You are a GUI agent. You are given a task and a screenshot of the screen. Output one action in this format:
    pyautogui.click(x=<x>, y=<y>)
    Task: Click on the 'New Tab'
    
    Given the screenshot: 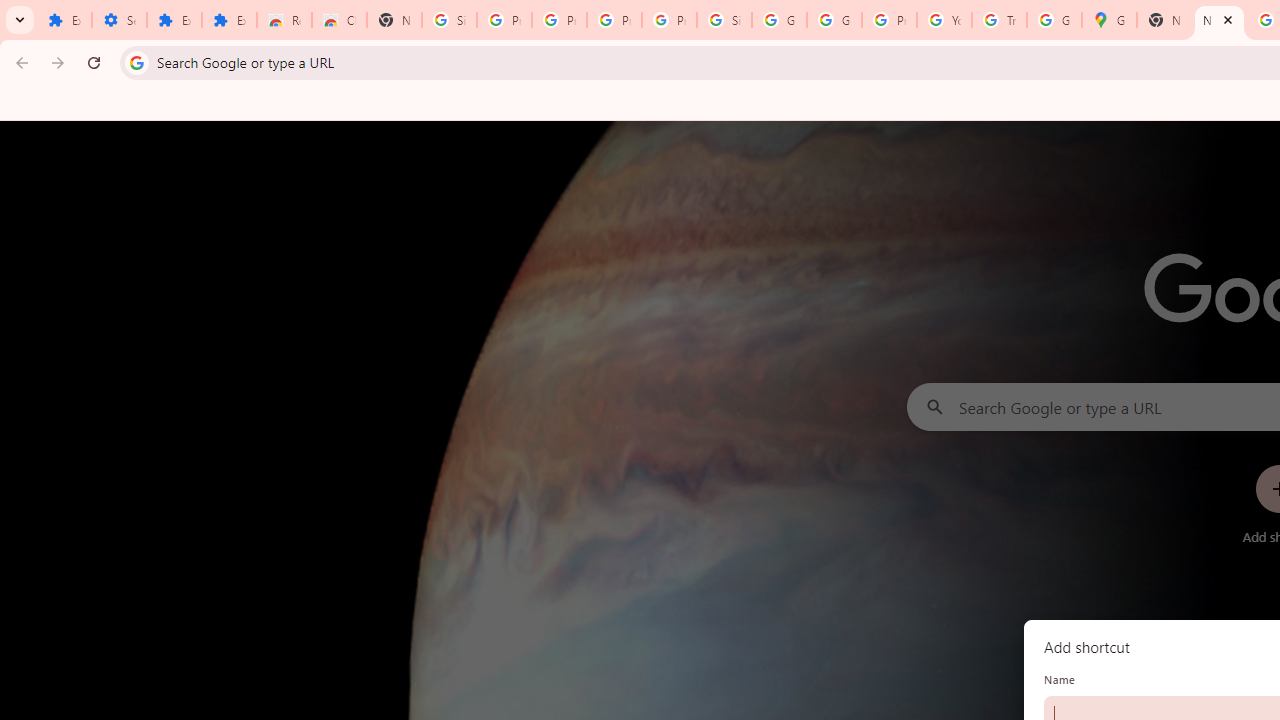 What is the action you would take?
    pyautogui.click(x=1218, y=20)
    